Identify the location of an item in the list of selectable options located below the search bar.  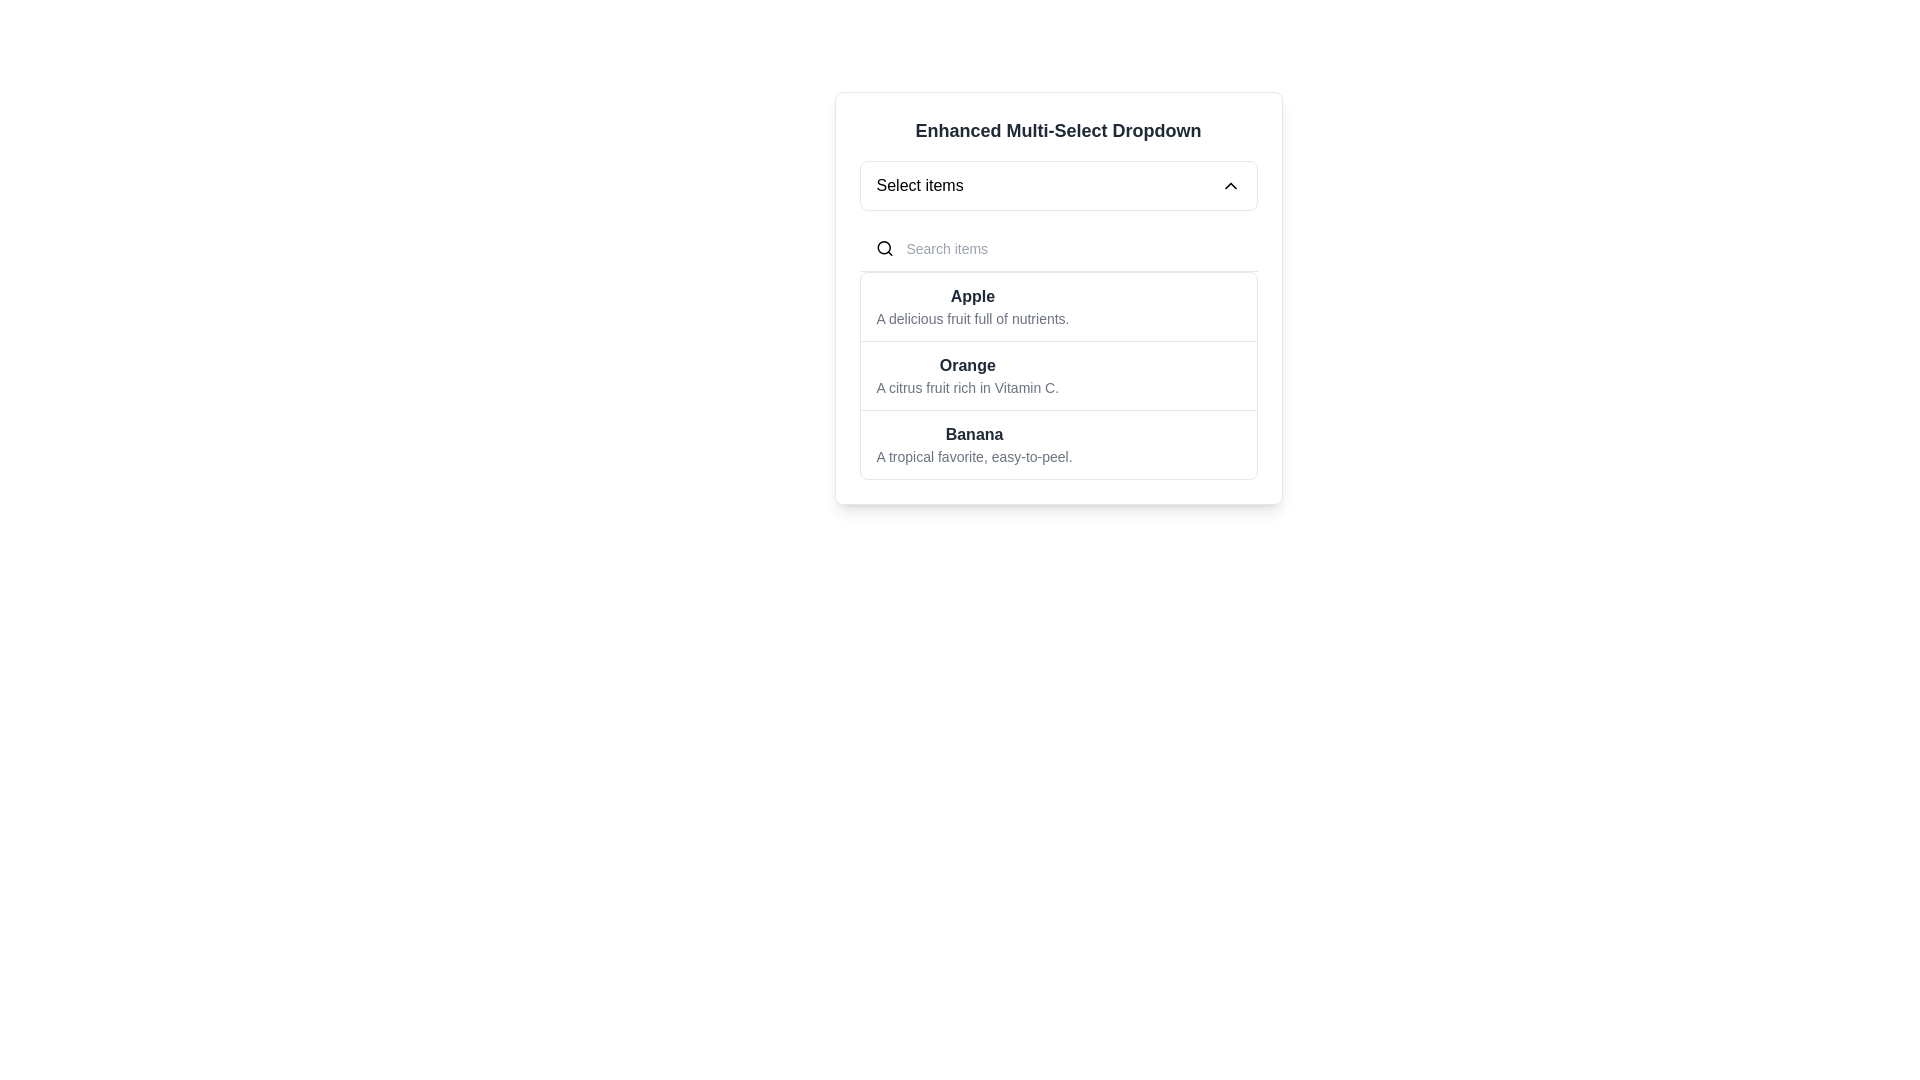
(1057, 352).